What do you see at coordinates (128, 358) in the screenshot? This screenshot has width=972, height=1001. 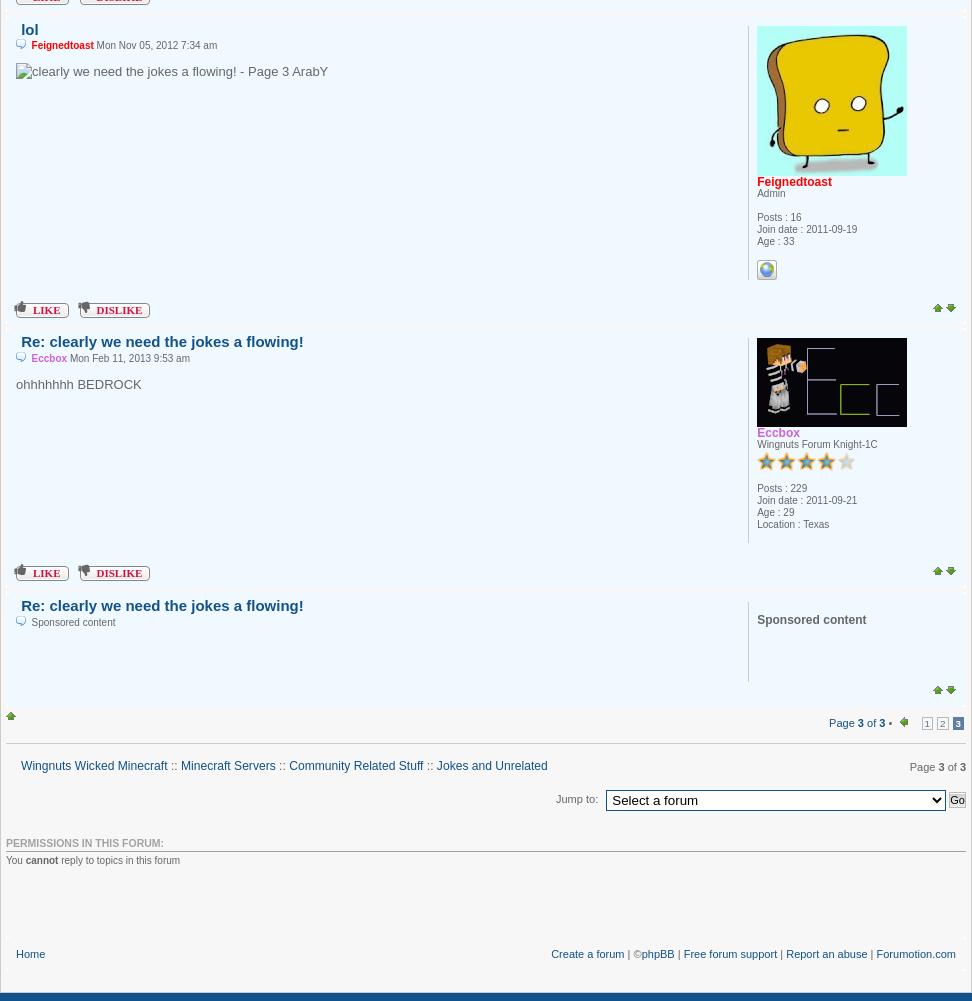 I see `'Mon Feb 11, 2013 9:53 am'` at bounding box center [128, 358].